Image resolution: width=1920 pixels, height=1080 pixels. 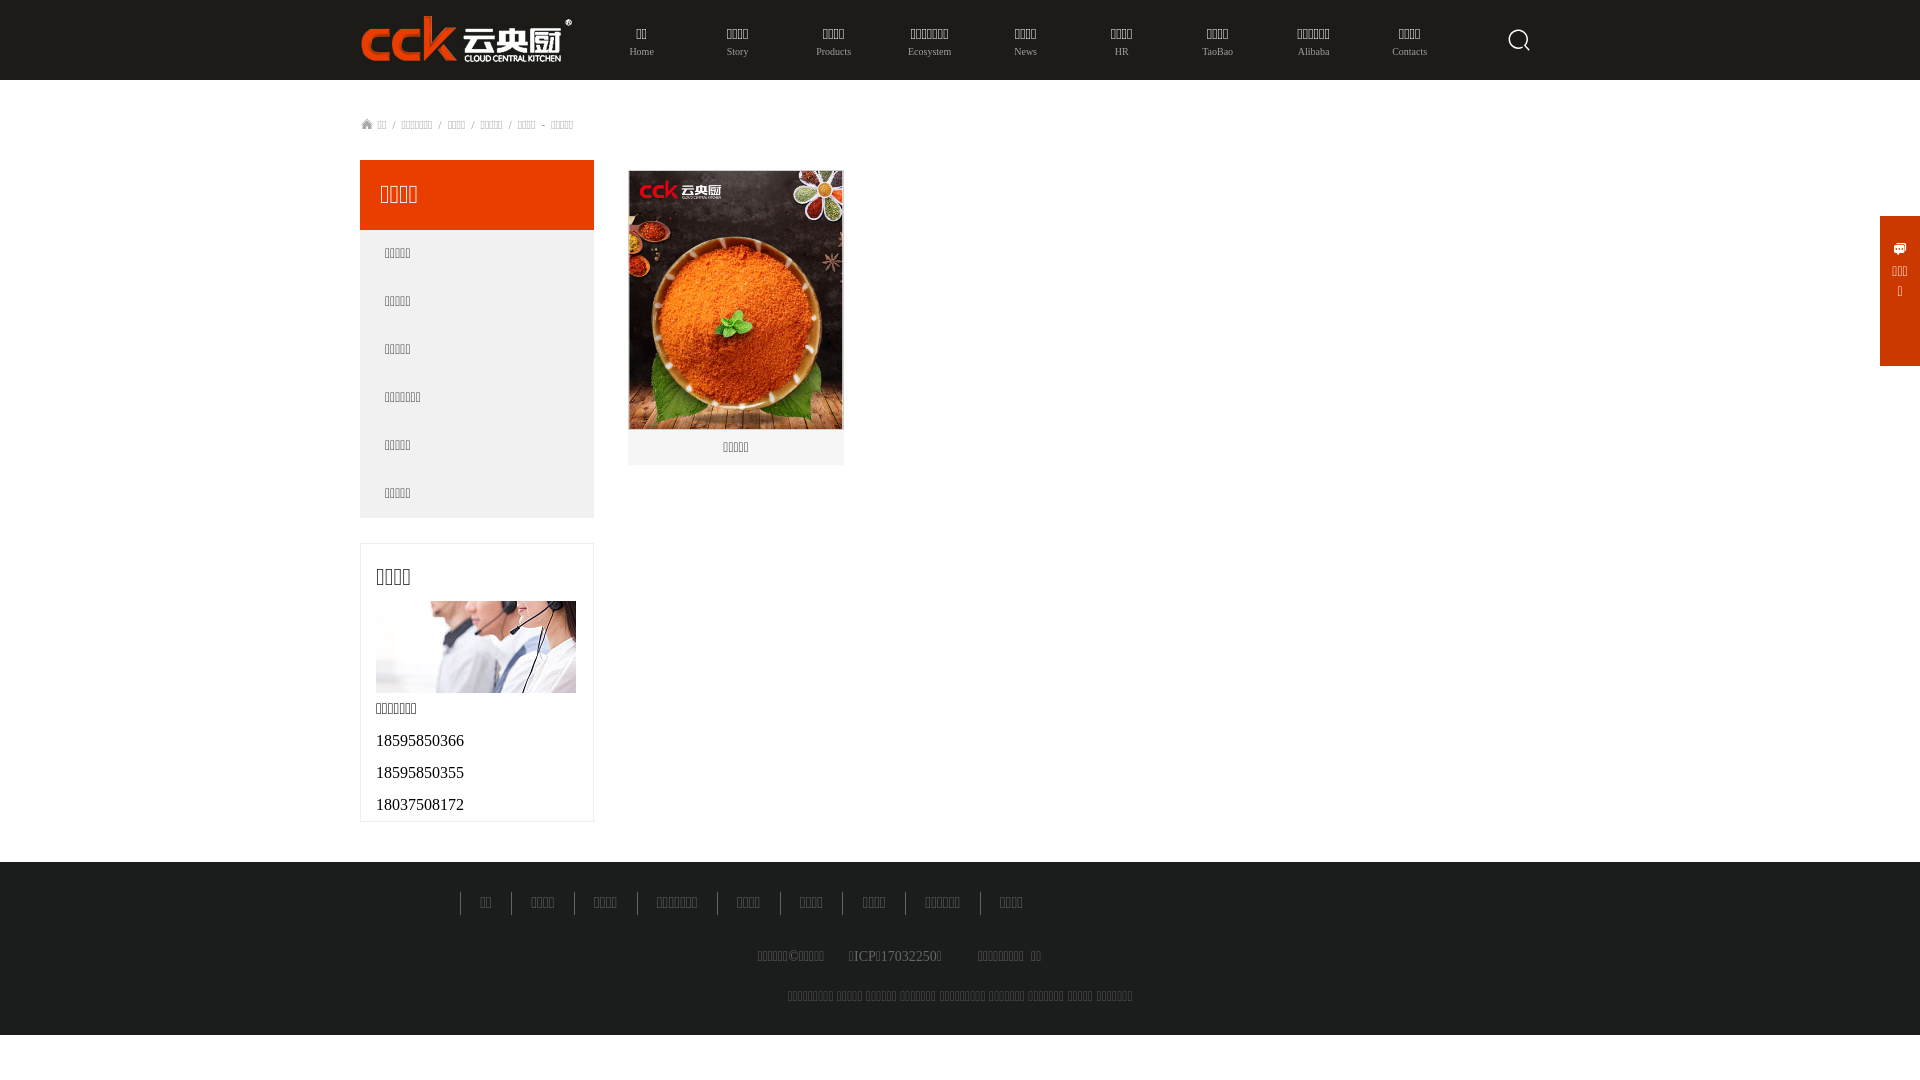 I want to click on '18037508172', so click(x=375, y=803).